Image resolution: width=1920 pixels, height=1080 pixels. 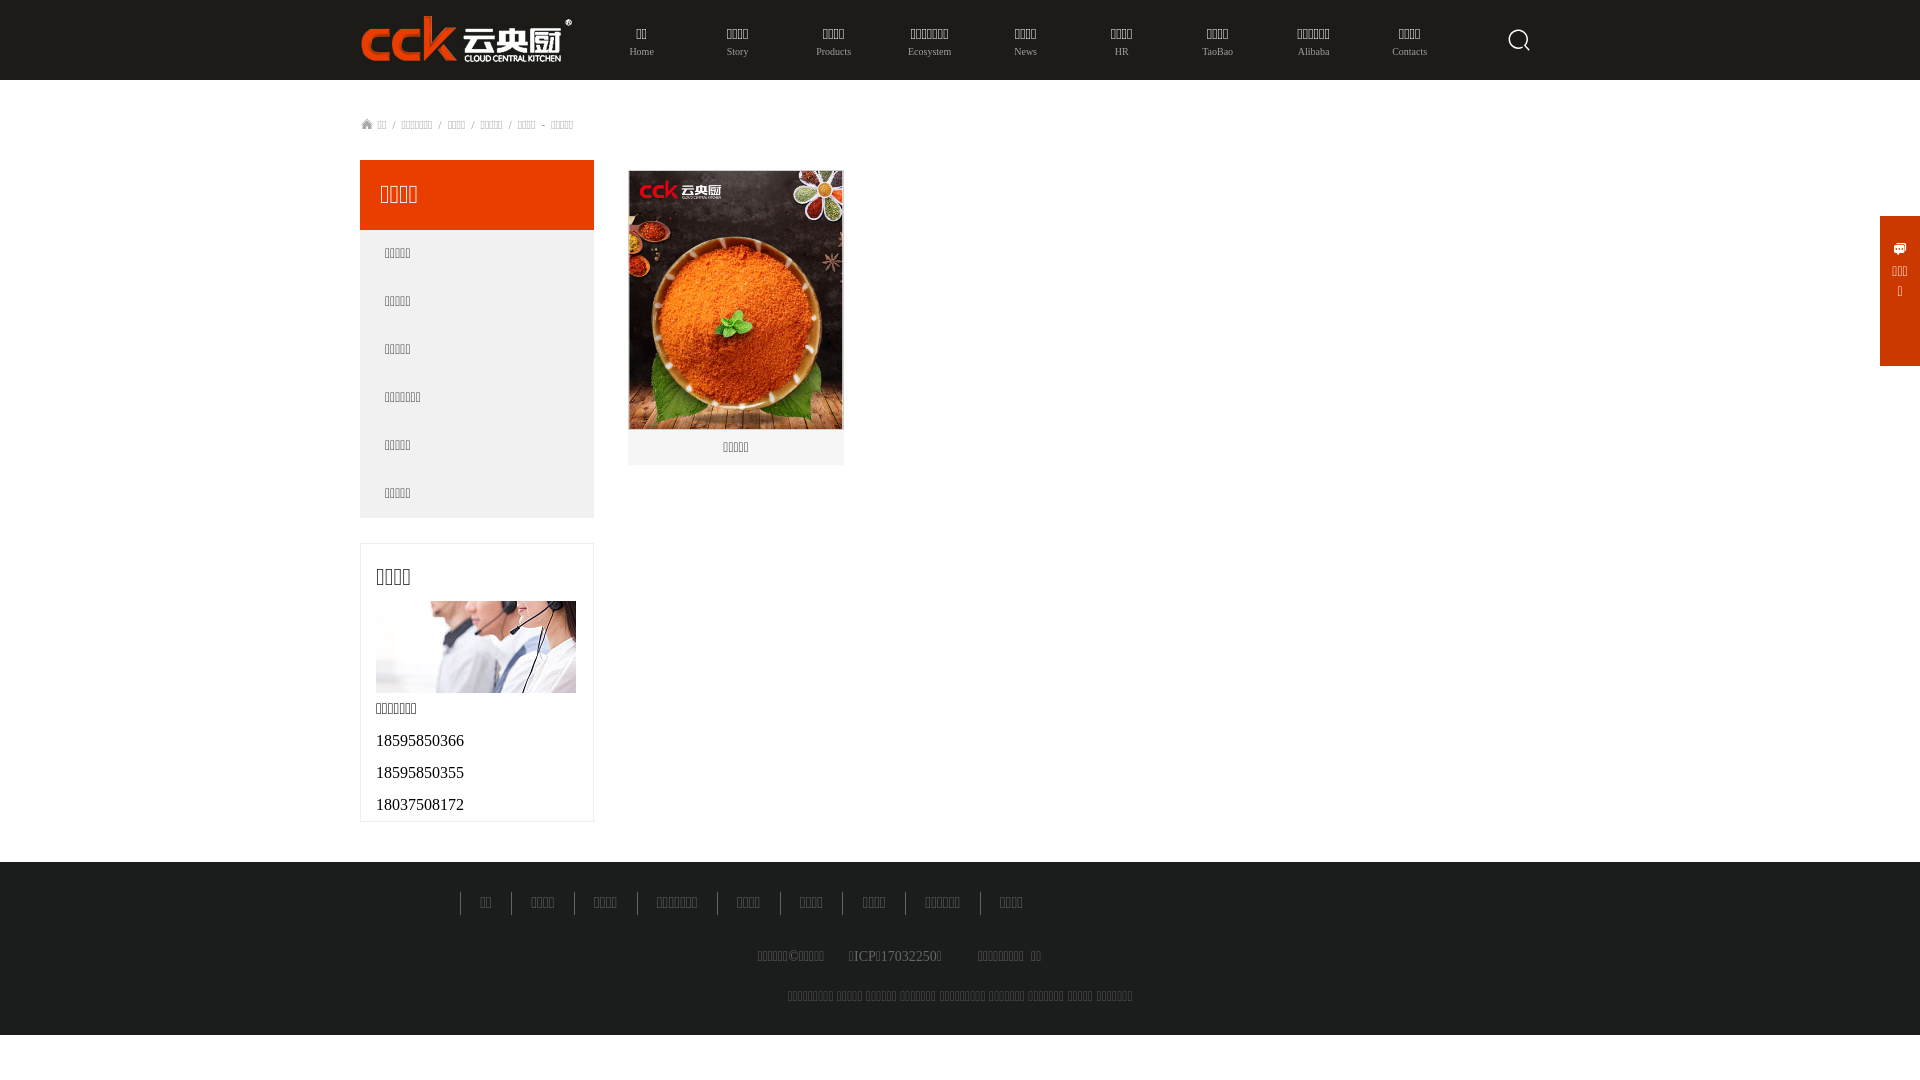 I want to click on '18037508172', so click(x=375, y=803).